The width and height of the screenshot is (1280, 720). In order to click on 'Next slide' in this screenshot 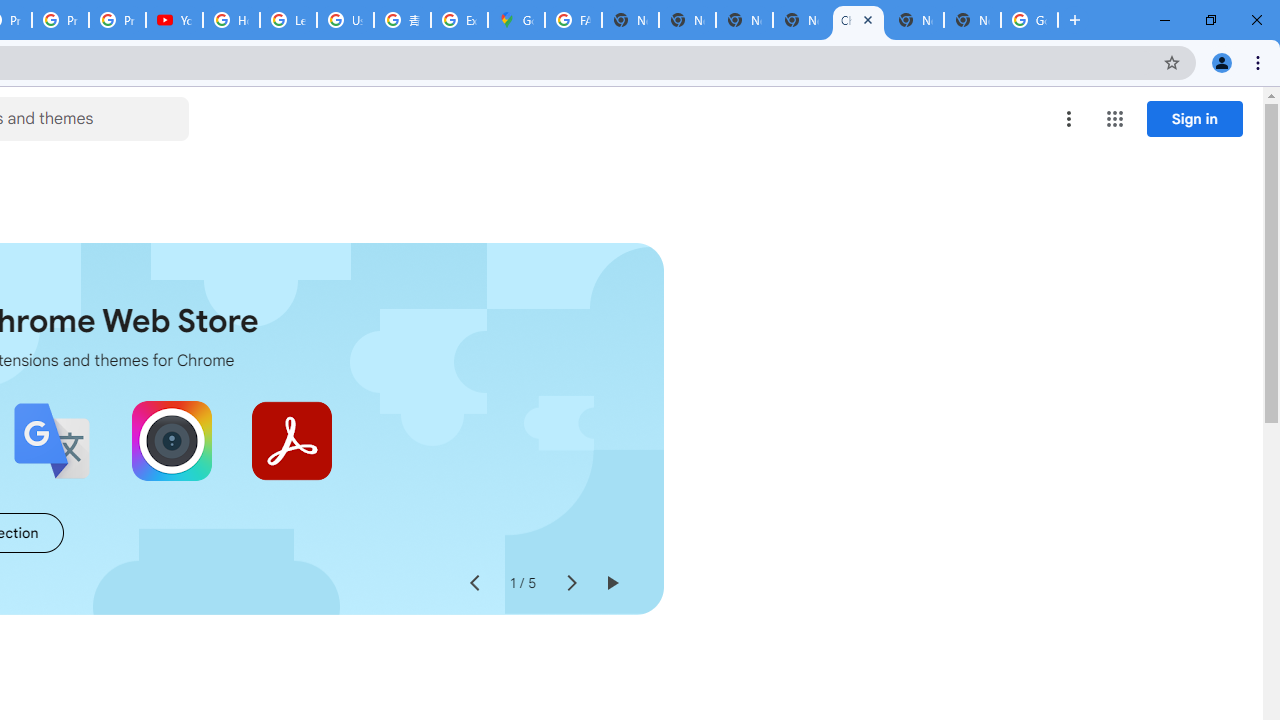, I will do `click(569, 583)`.